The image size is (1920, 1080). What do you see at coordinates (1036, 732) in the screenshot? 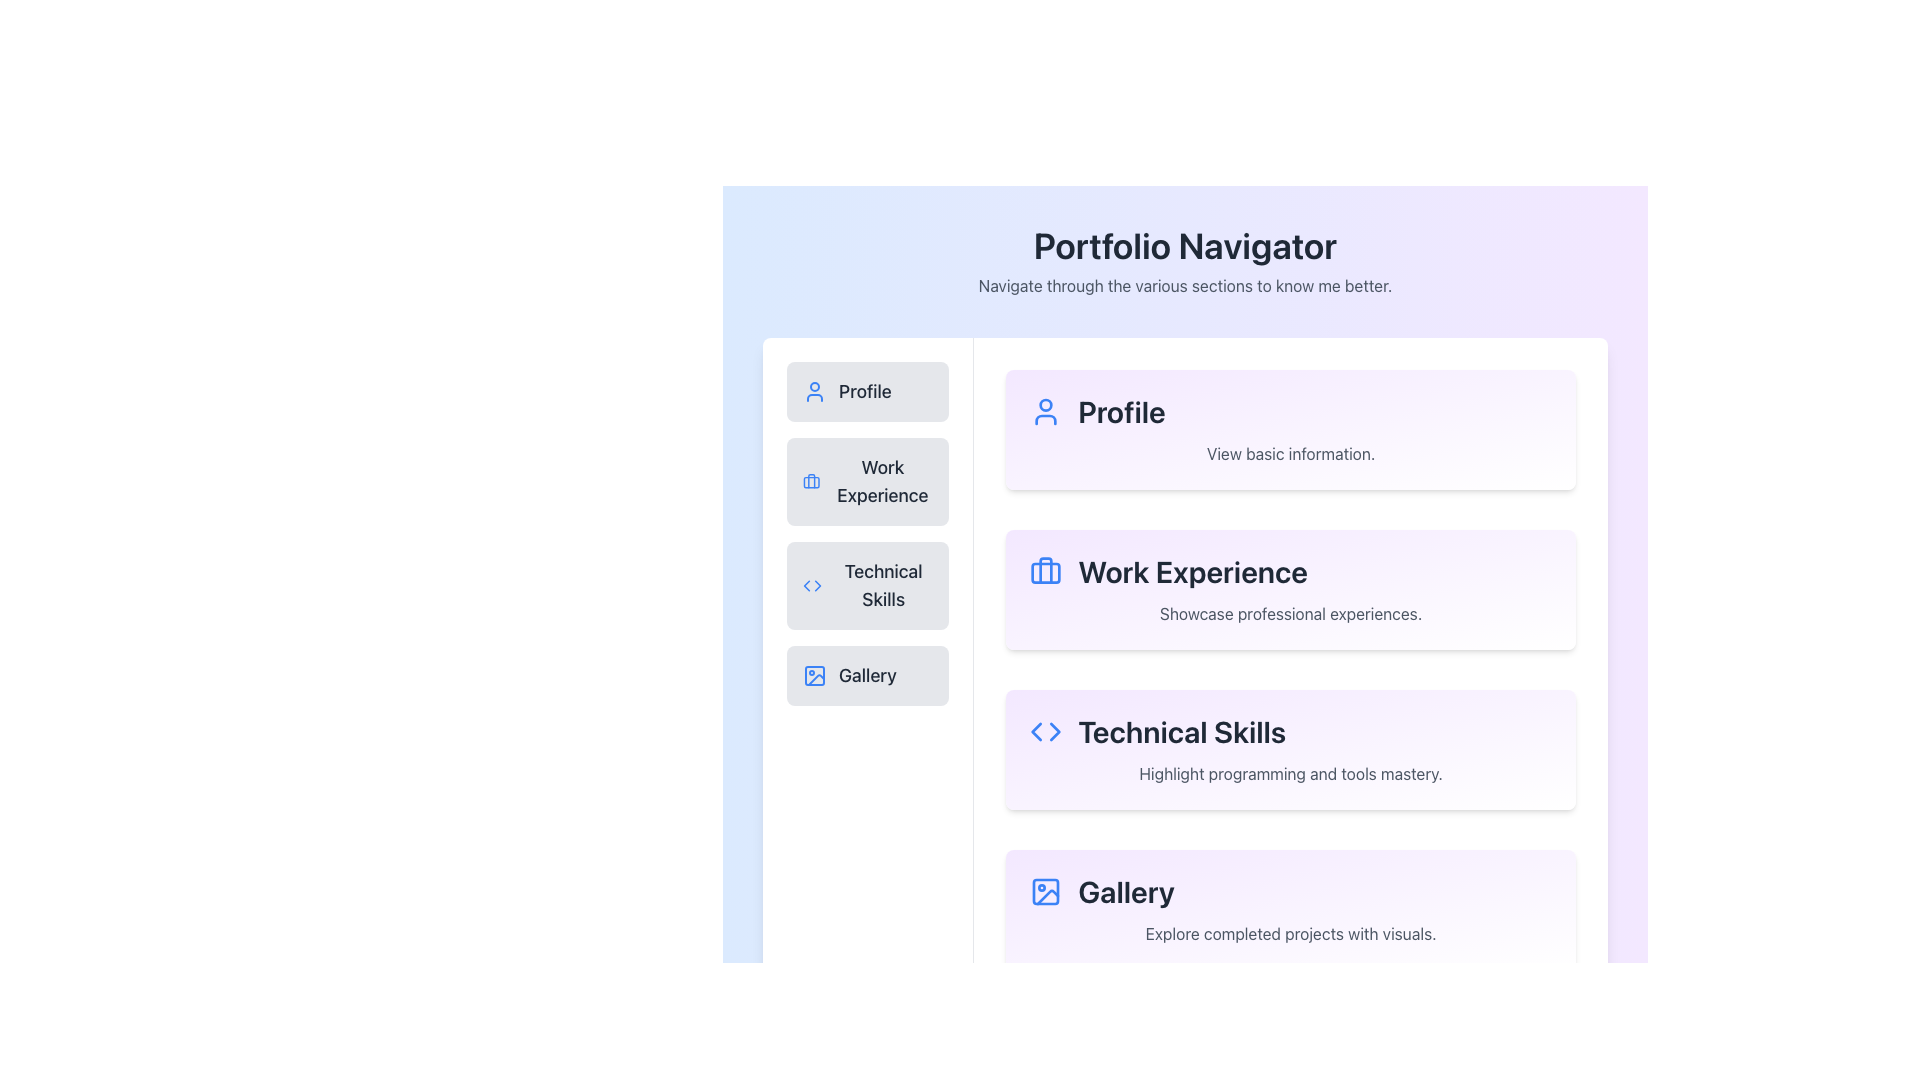
I see `the left arrowhead SVG icon in the sidebar next to the 'Technical Skills' section` at bounding box center [1036, 732].